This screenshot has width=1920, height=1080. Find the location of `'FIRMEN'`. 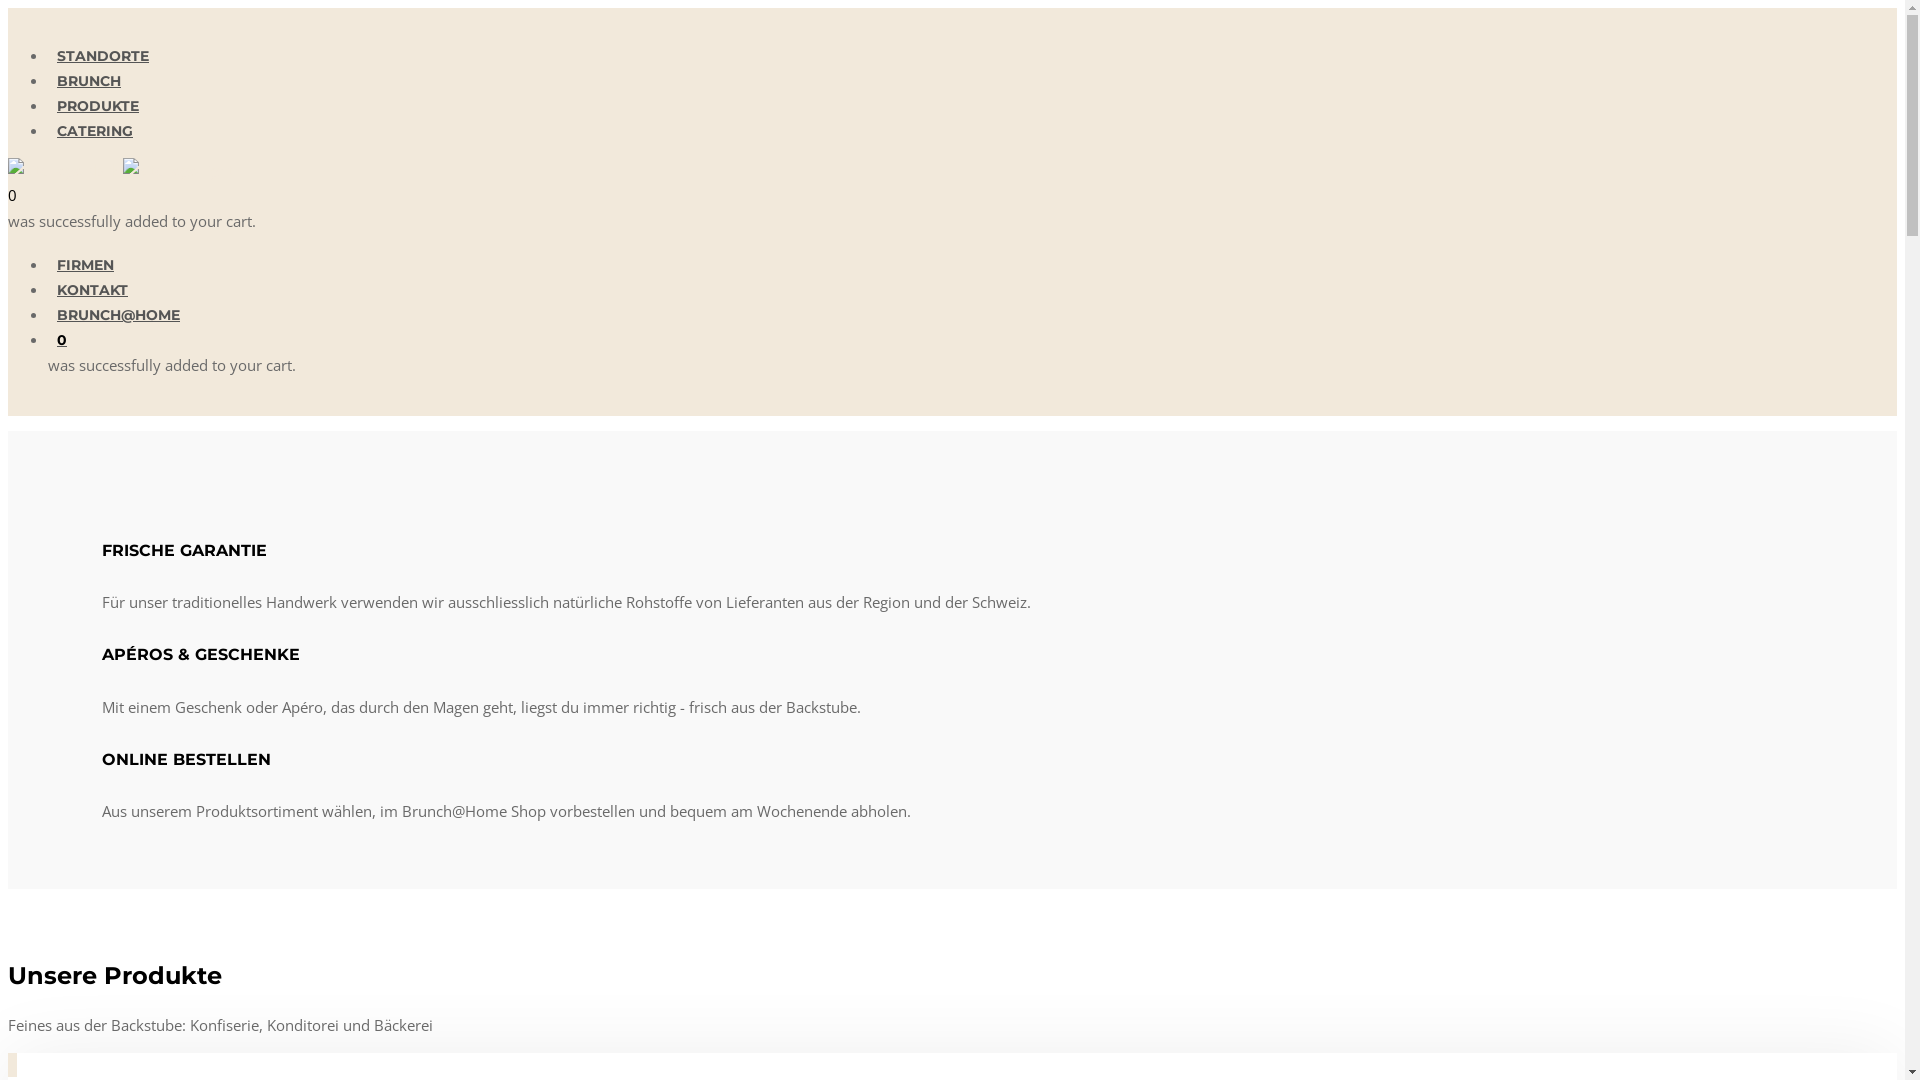

'FIRMEN' is located at coordinates (84, 264).